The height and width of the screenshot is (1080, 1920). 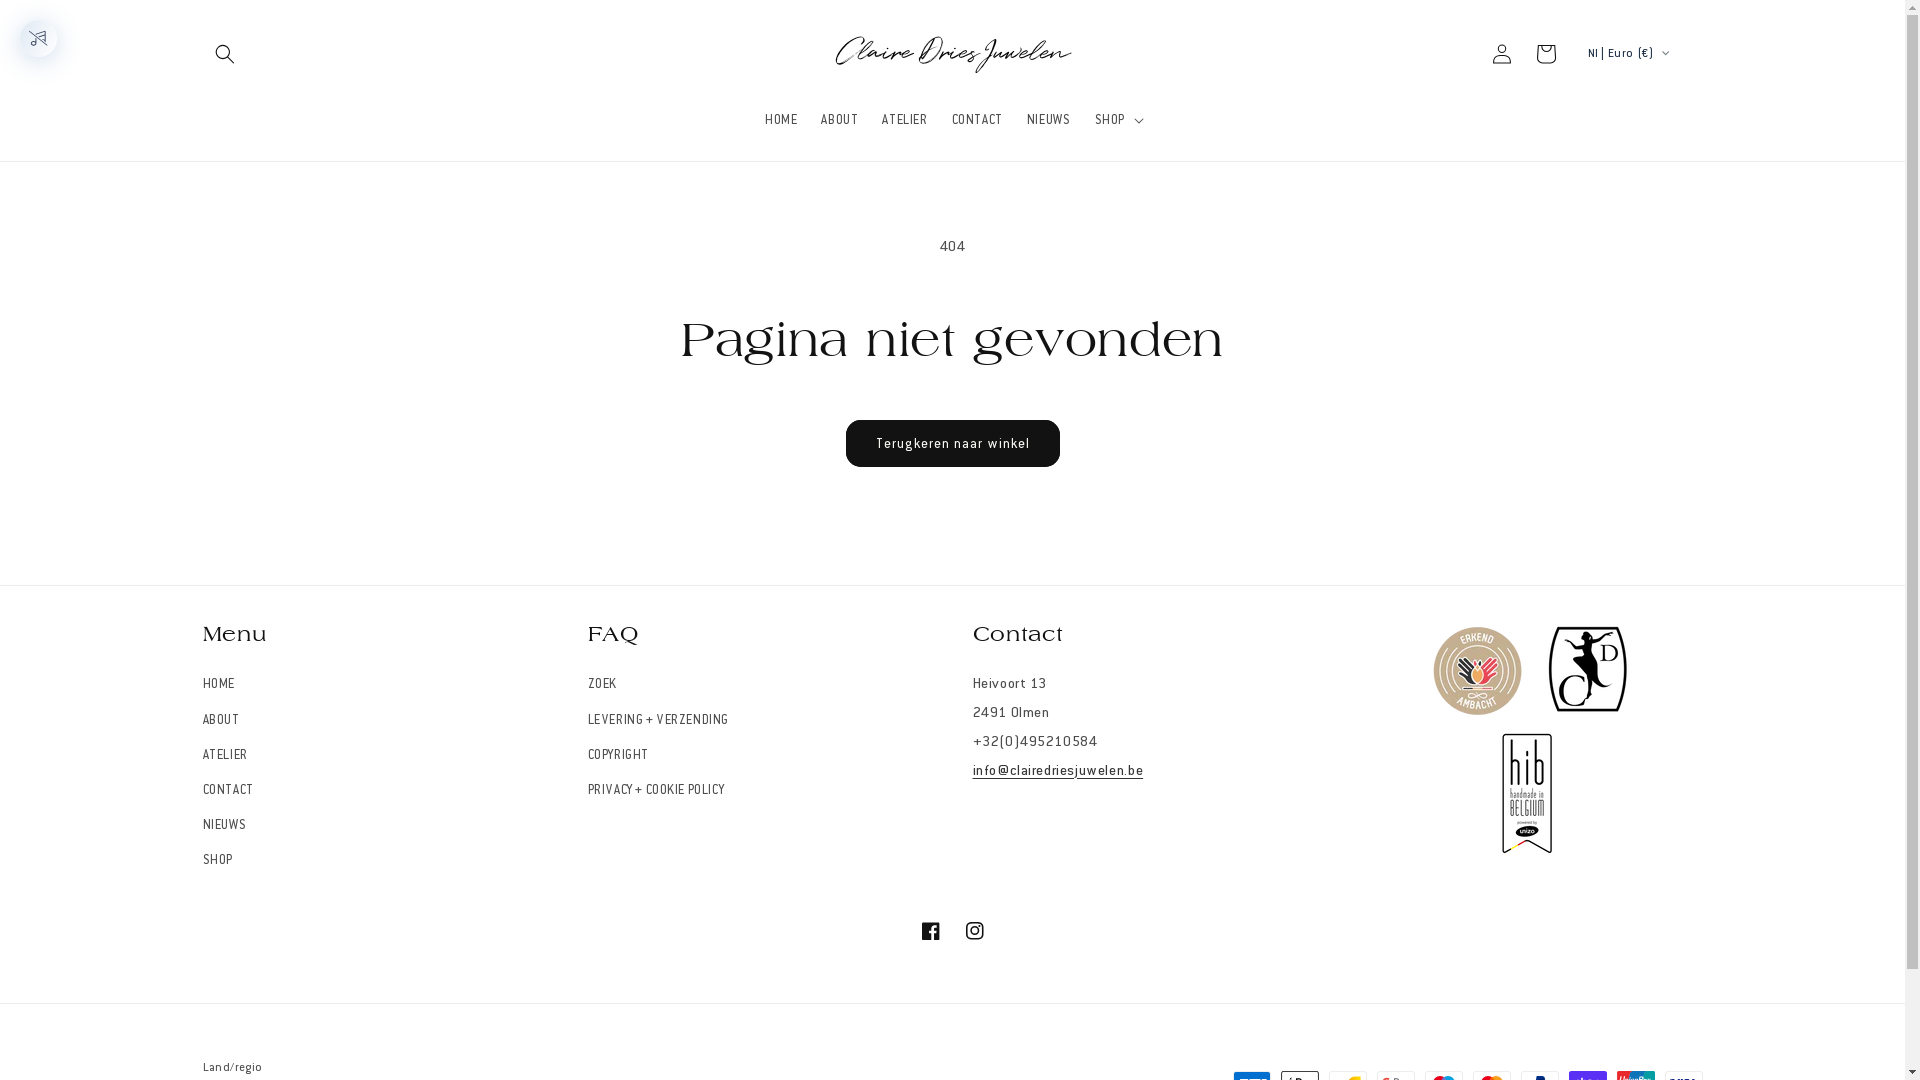 I want to click on 'ABOUT', so click(x=220, y=720).